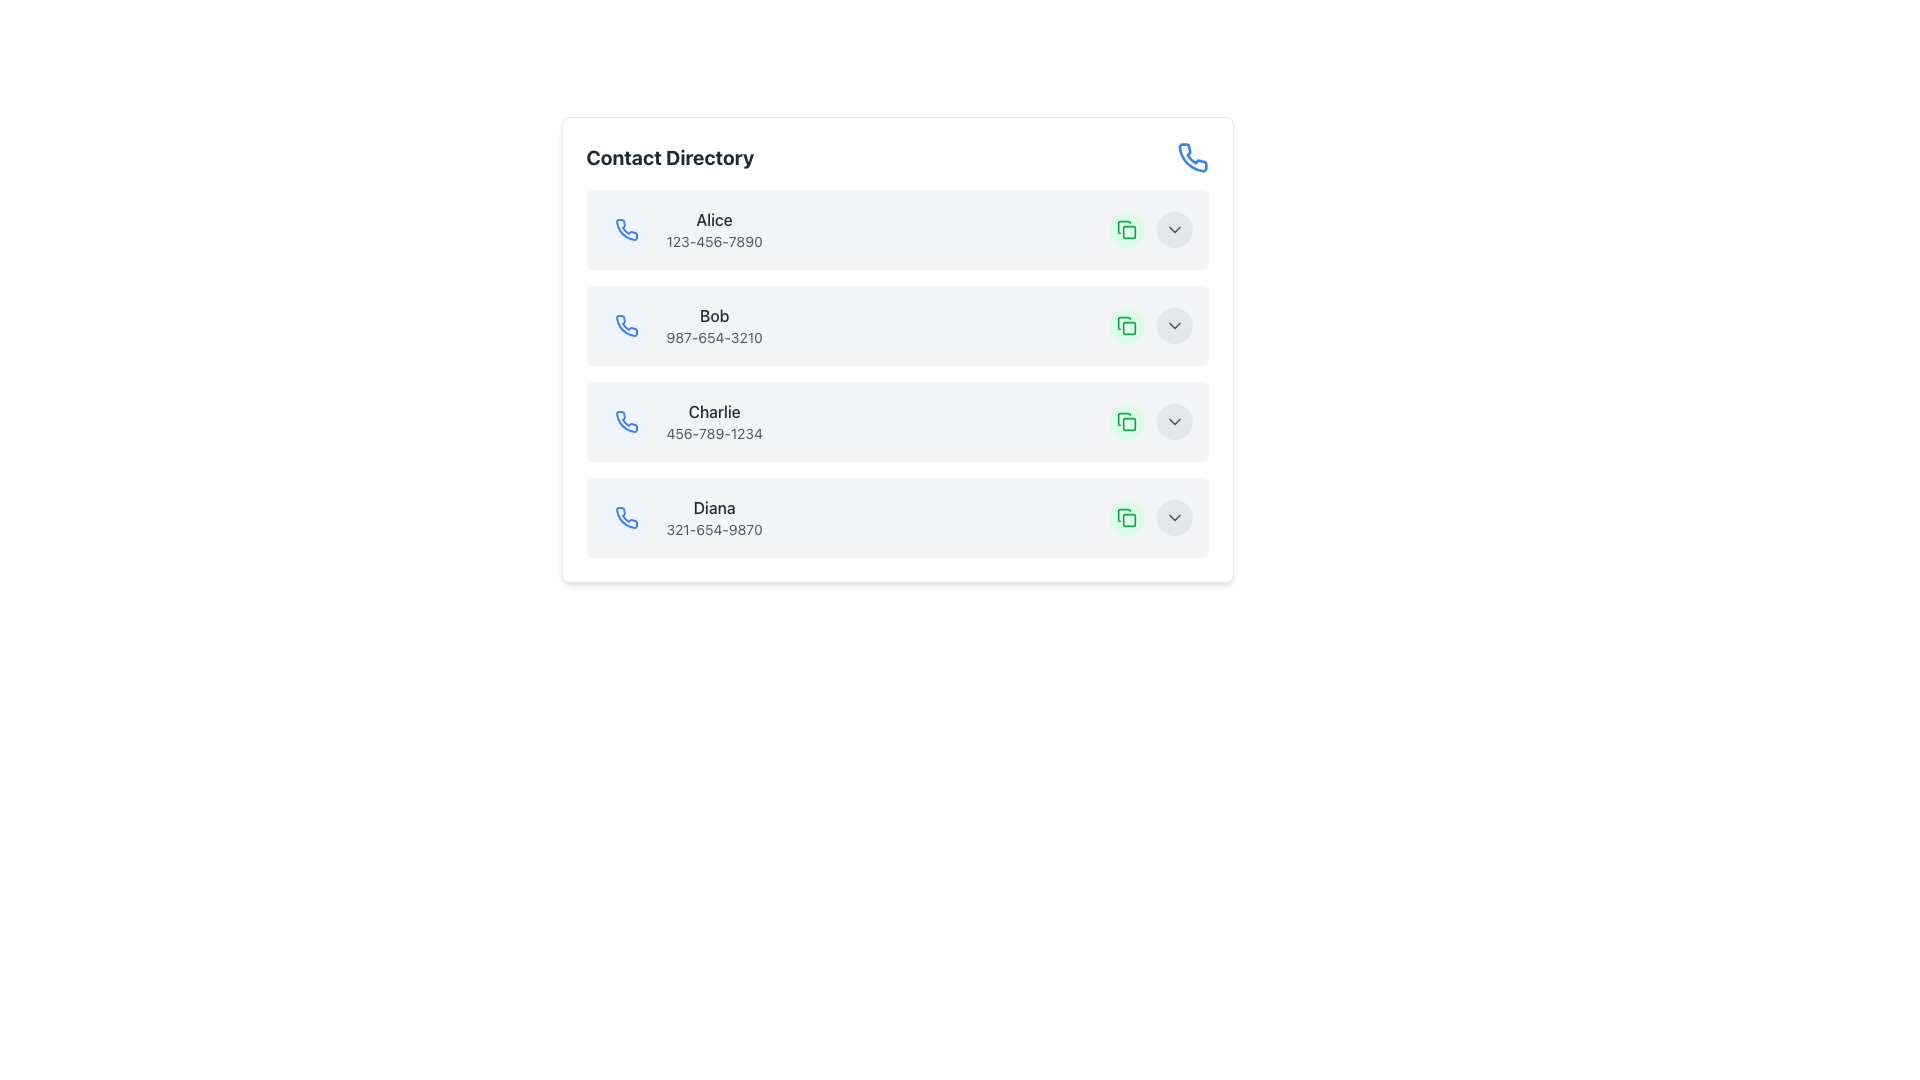 The height and width of the screenshot is (1080, 1920). What do you see at coordinates (1174, 325) in the screenshot?
I see `the downward chevron icon of the Dropdown Trigger` at bounding box center [1174, 325].